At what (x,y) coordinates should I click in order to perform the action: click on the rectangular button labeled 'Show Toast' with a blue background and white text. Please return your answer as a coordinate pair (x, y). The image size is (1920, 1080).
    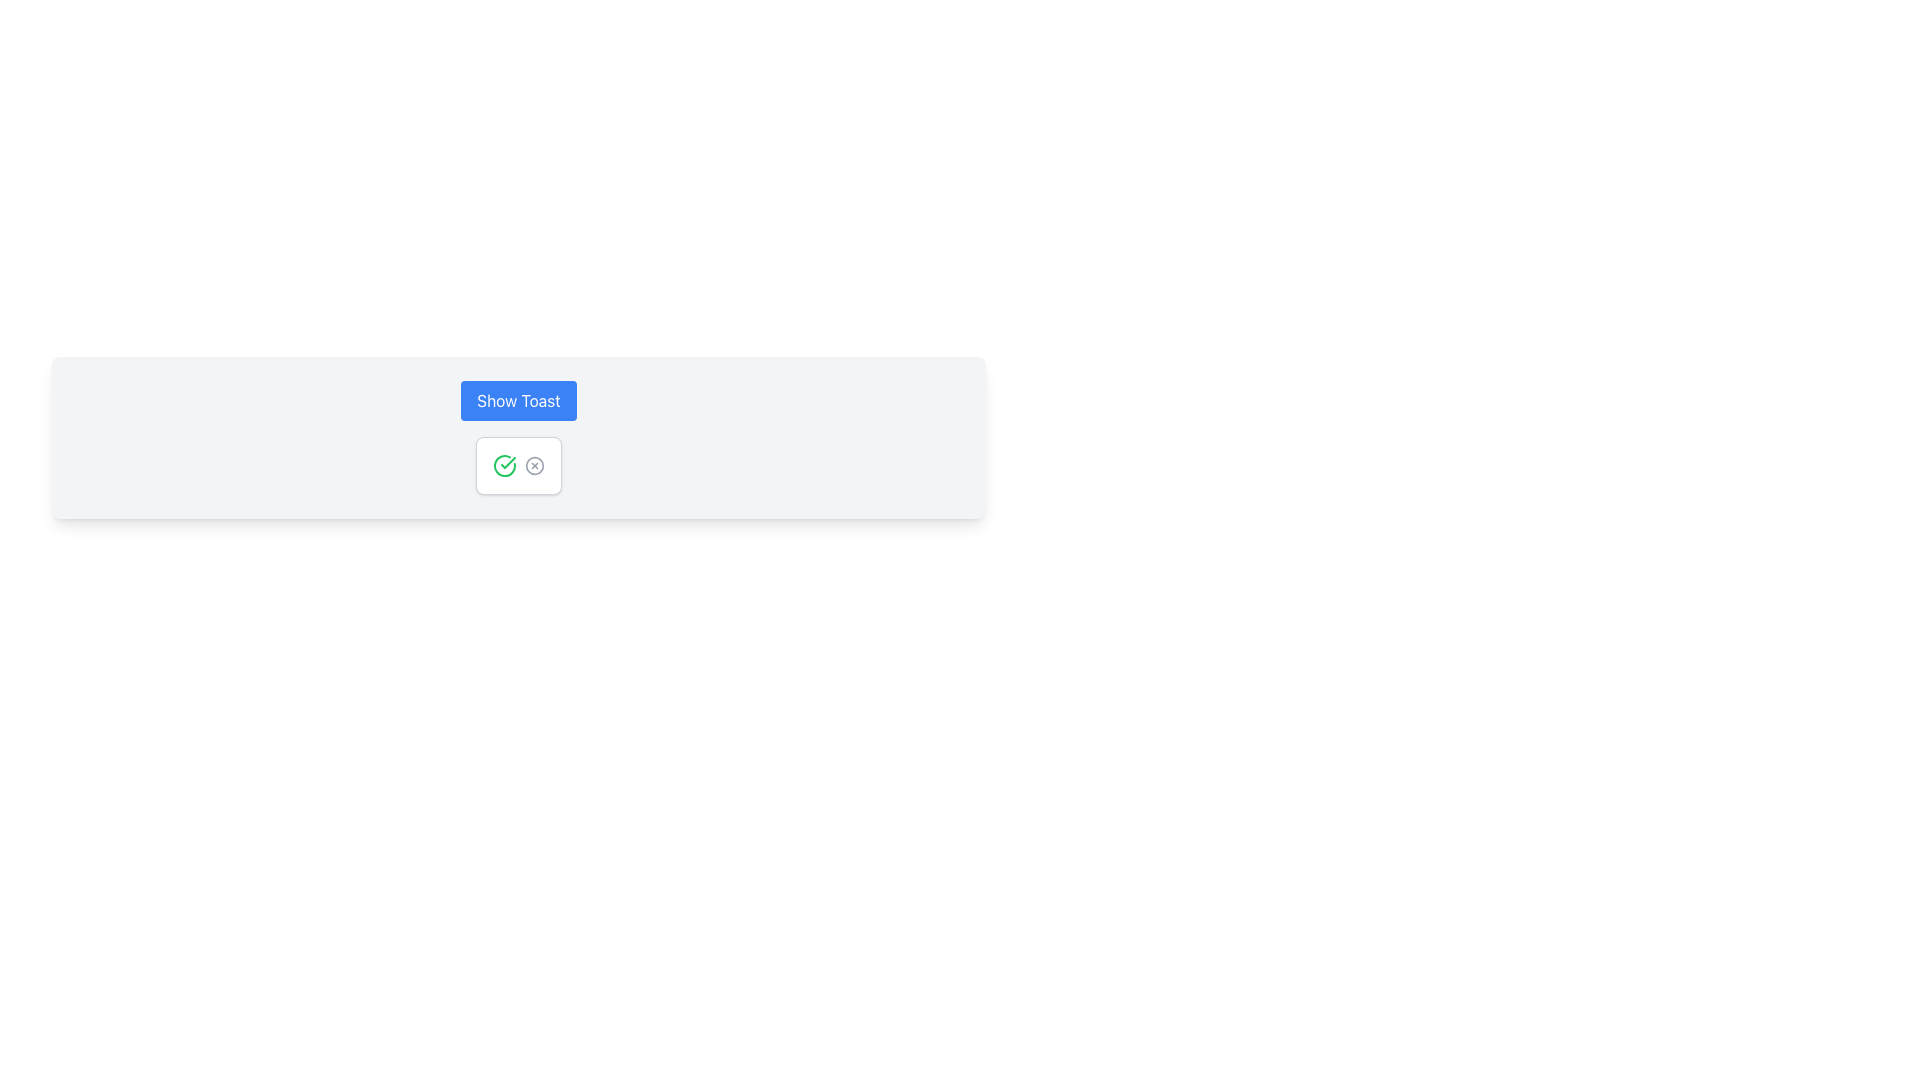
    Looking at the image, I should click on (518, 401).